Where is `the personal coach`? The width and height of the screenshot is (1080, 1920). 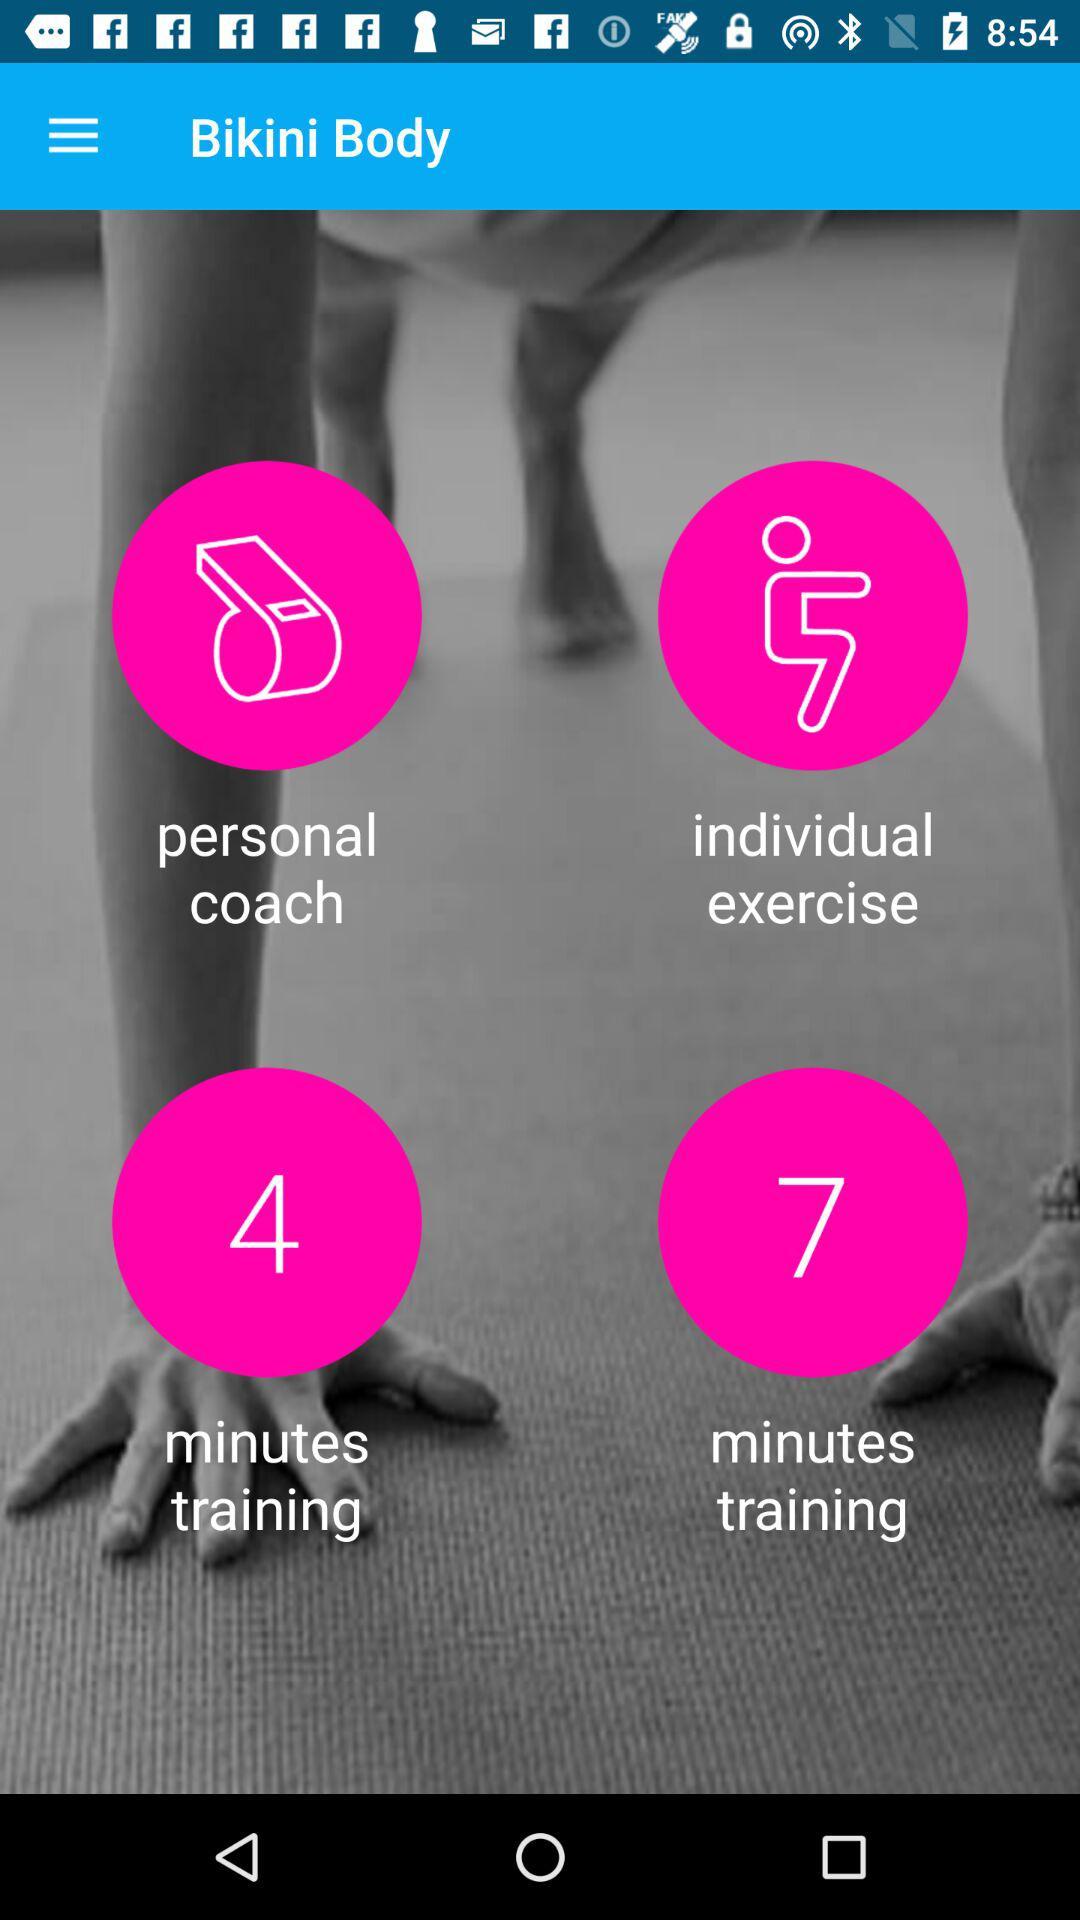 the personal coach is located at coordinates (265, 614).